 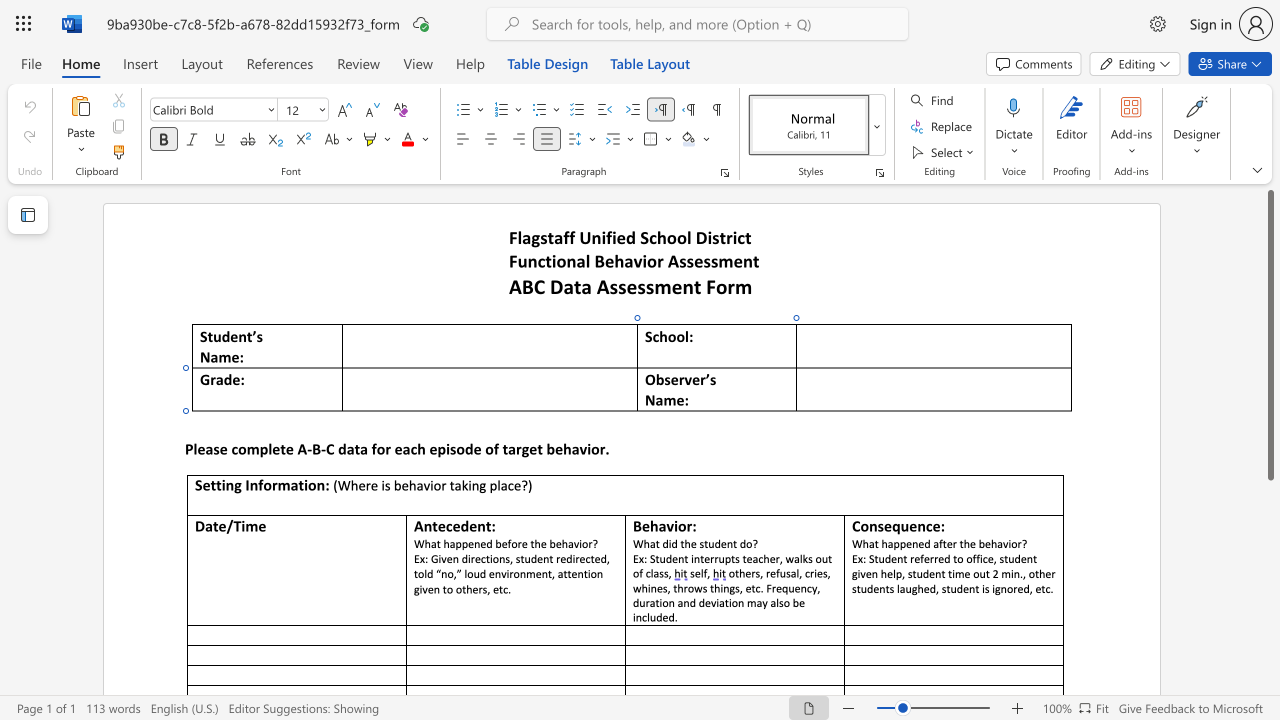 What do you see at coordinates (283, 485) in the screenshot?
I see `the 1th character "m" in the text` at bounding box center [283, 485].